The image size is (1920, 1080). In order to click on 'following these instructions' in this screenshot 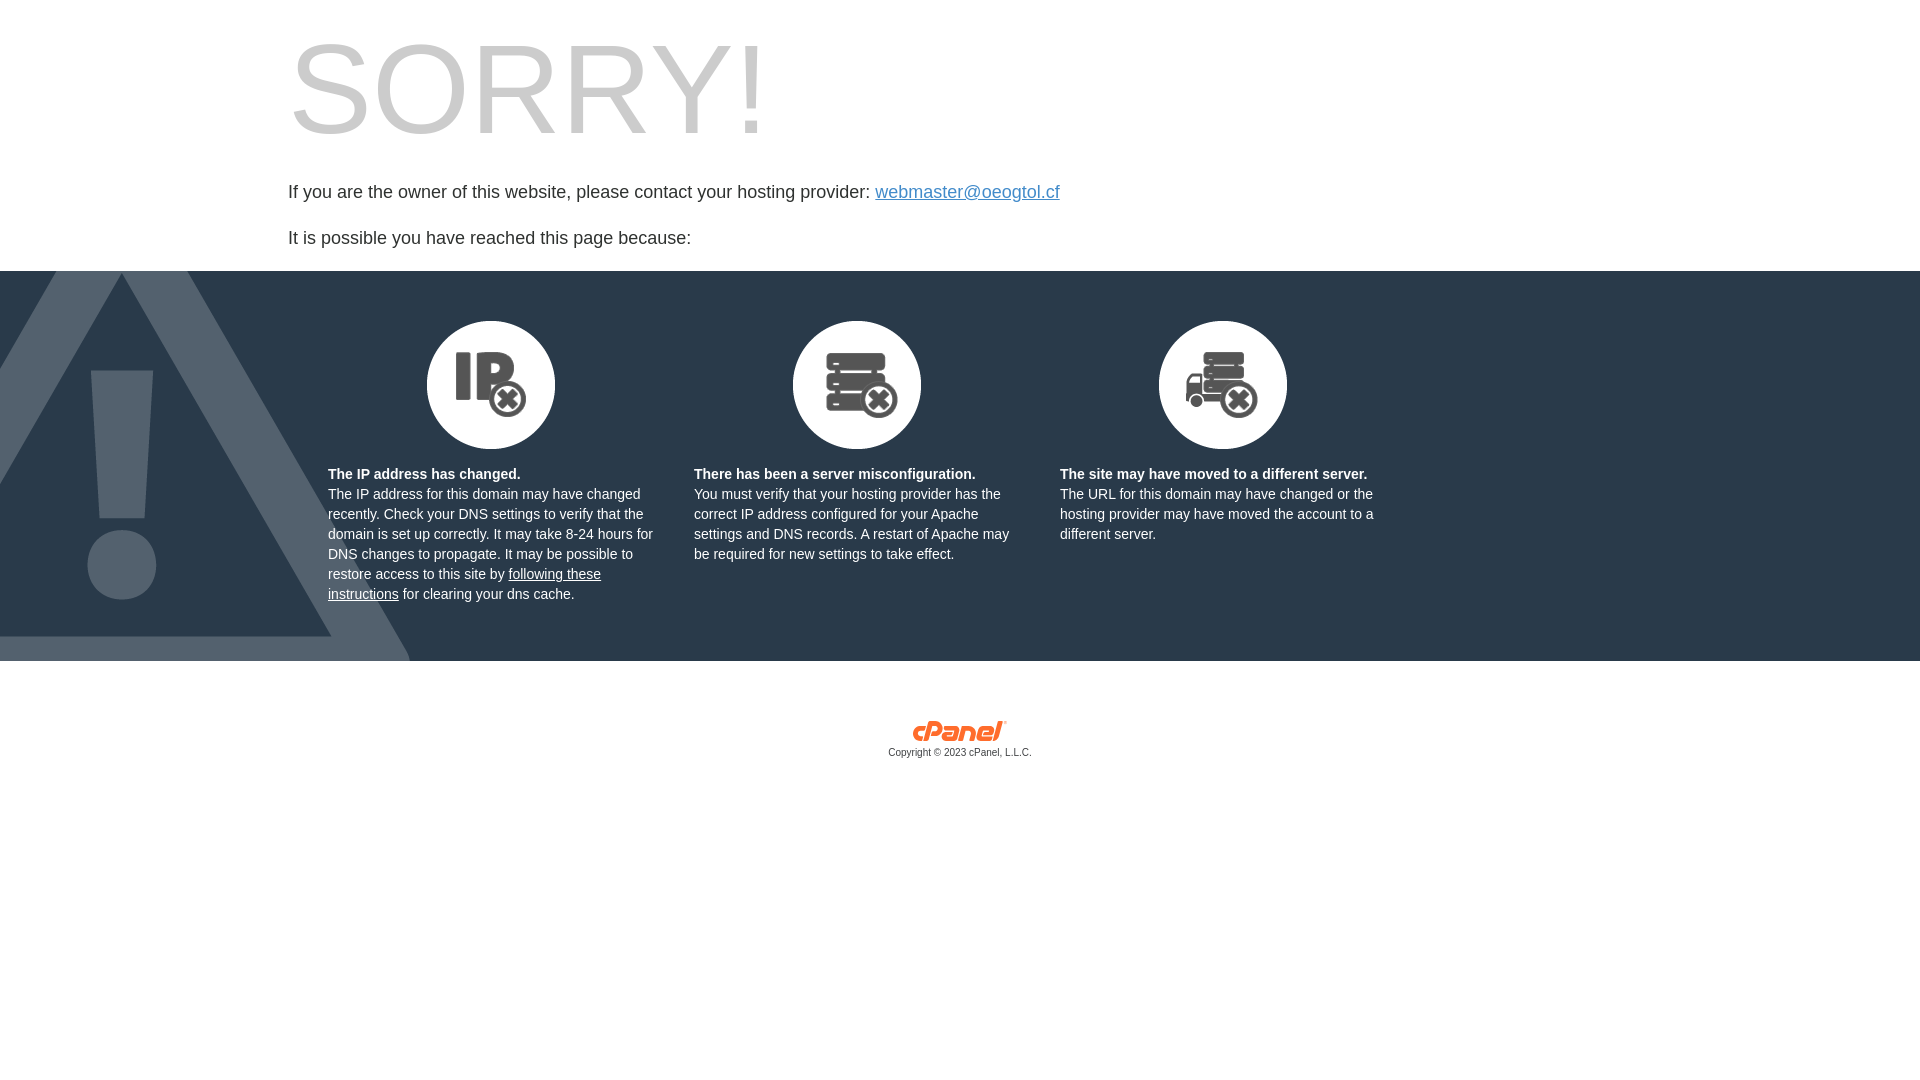, I will do `click(463, 583)`.